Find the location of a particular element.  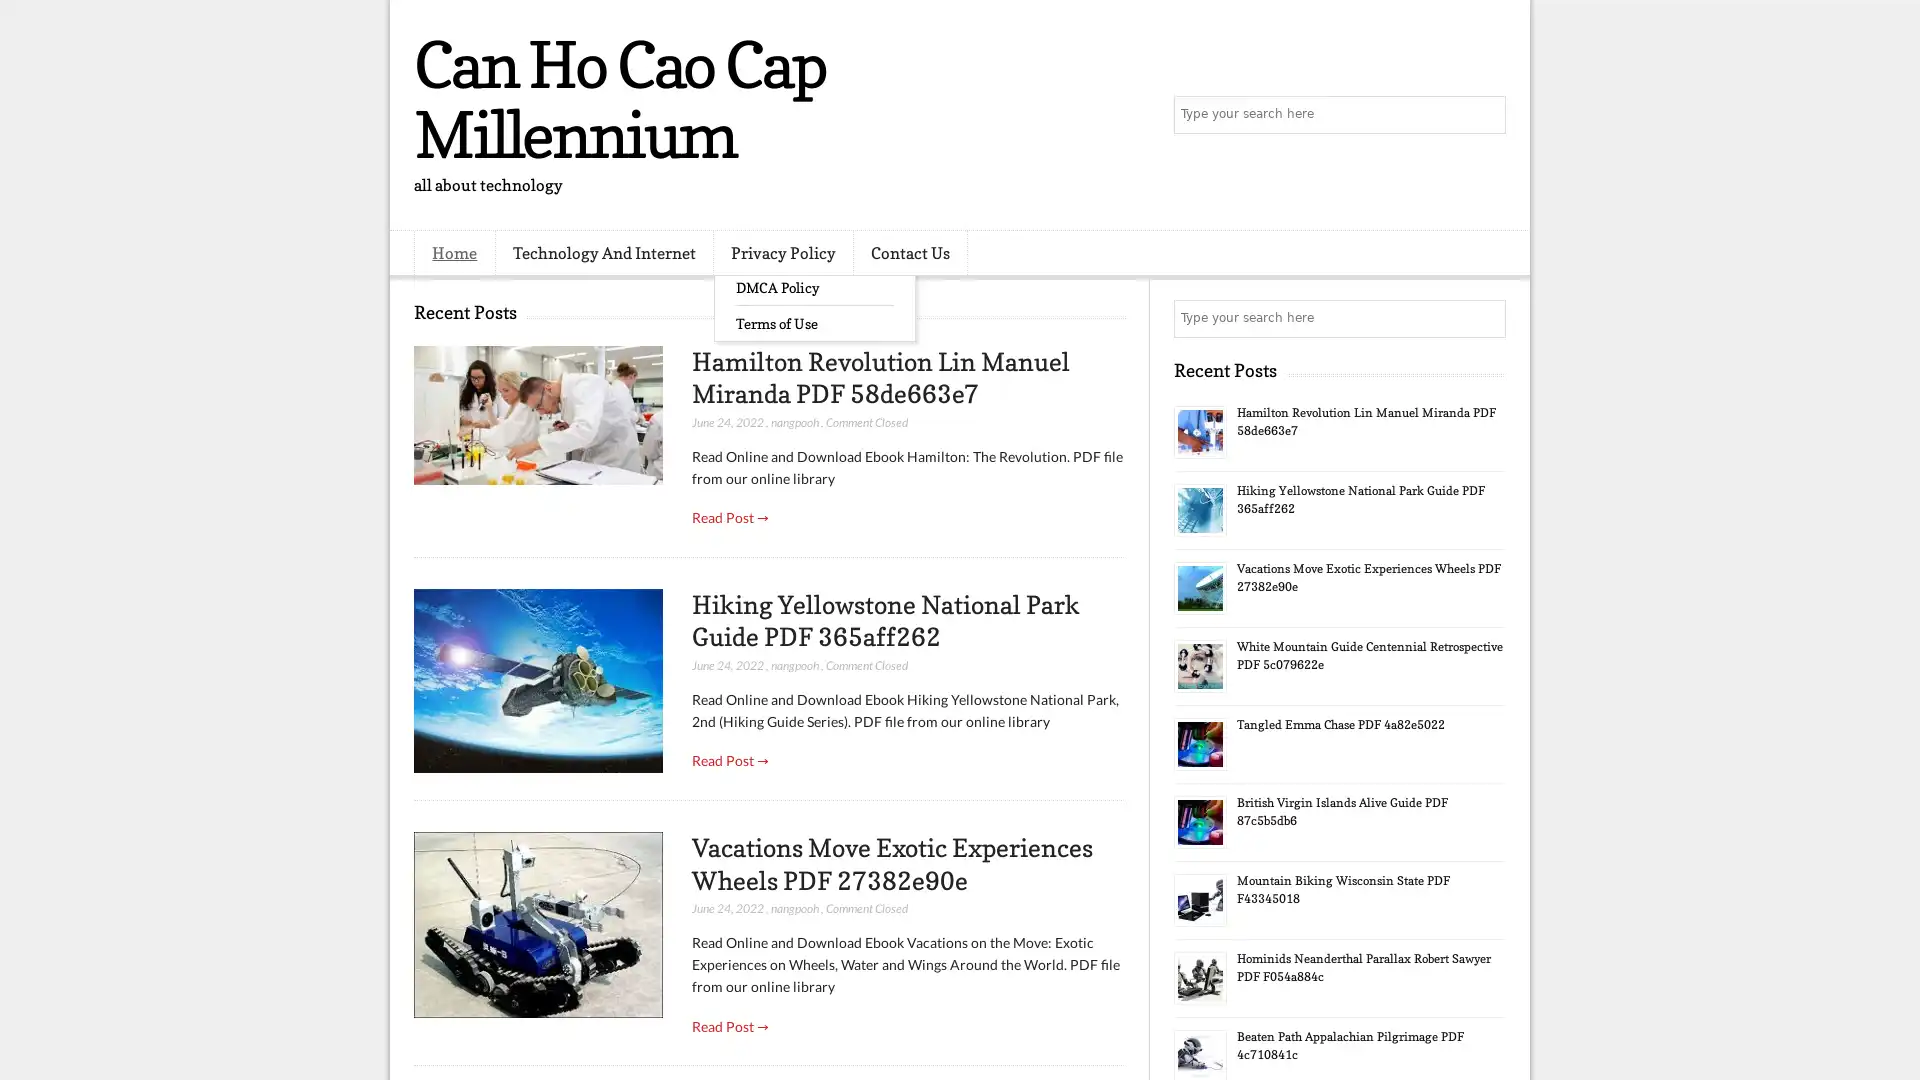

Search is located at coordinates (1485, 115).